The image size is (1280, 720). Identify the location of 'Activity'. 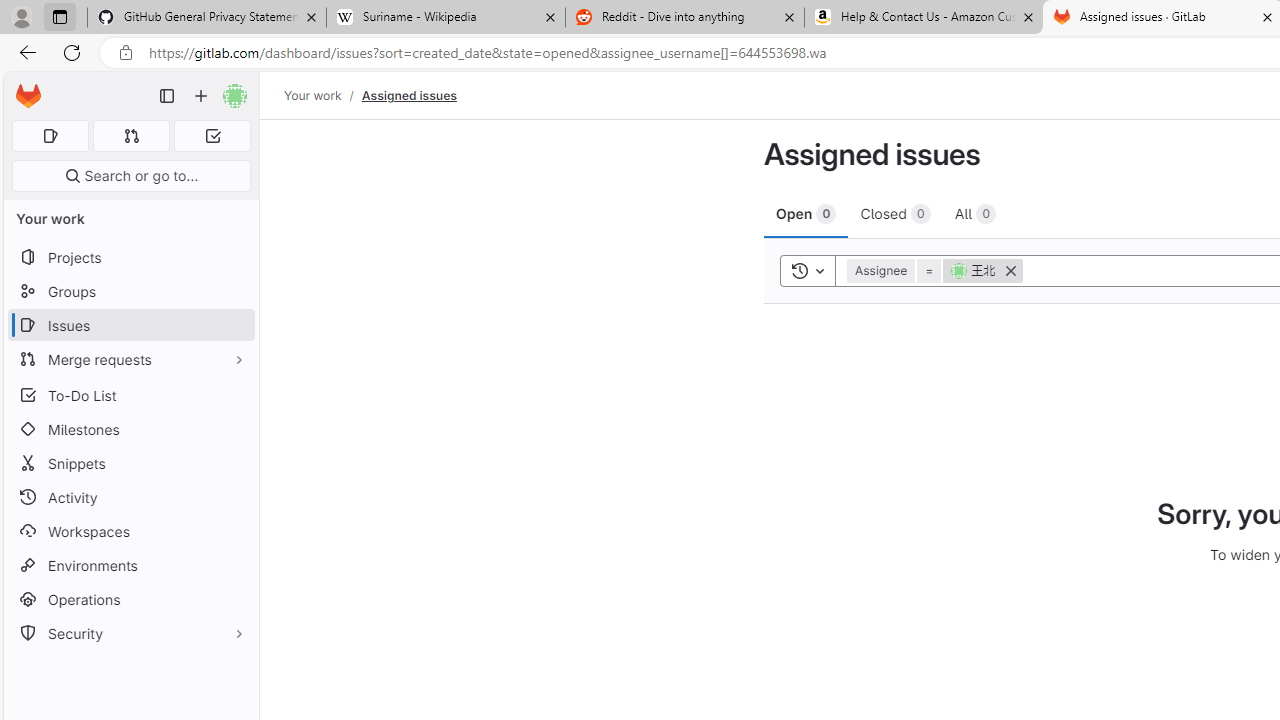
(130, 496).